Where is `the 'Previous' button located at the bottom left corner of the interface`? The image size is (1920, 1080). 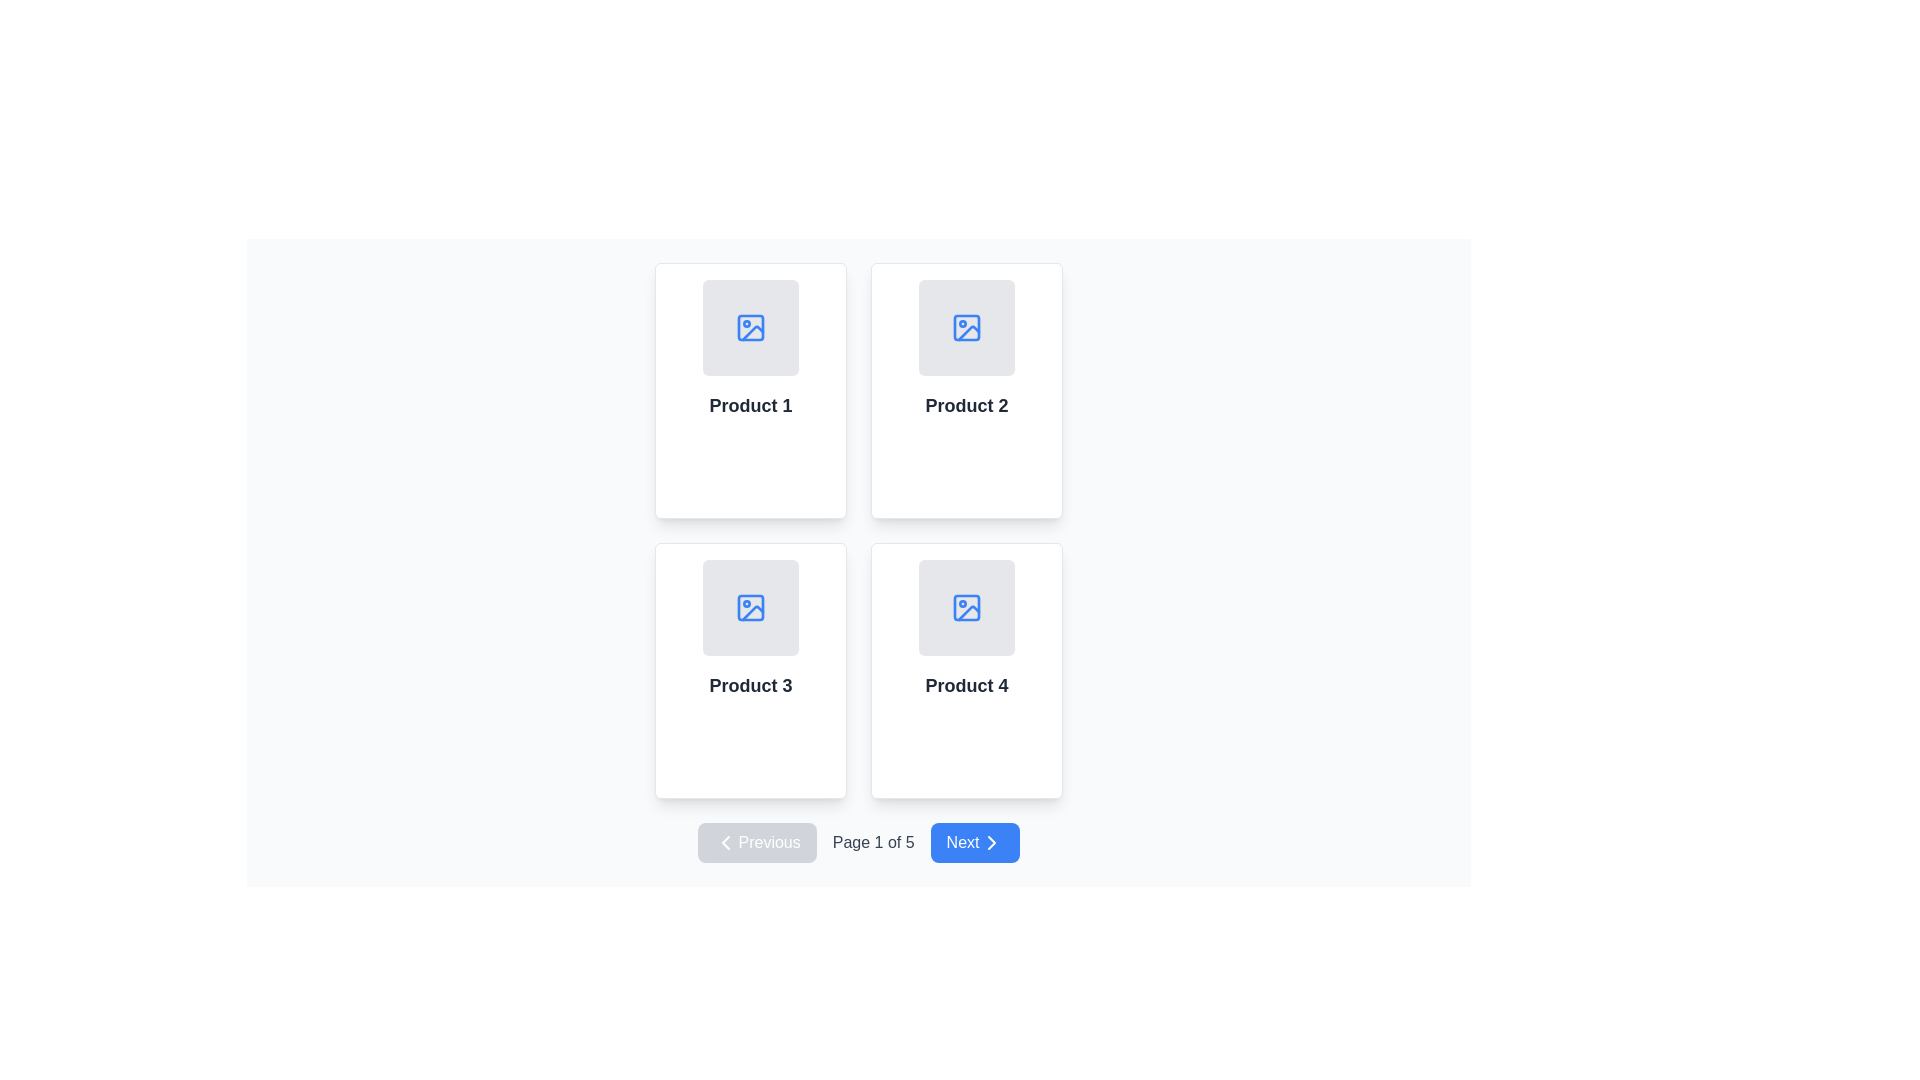
the 'Previous' button located at the bottom left corner of the interface is located at coordinates (756, 843).